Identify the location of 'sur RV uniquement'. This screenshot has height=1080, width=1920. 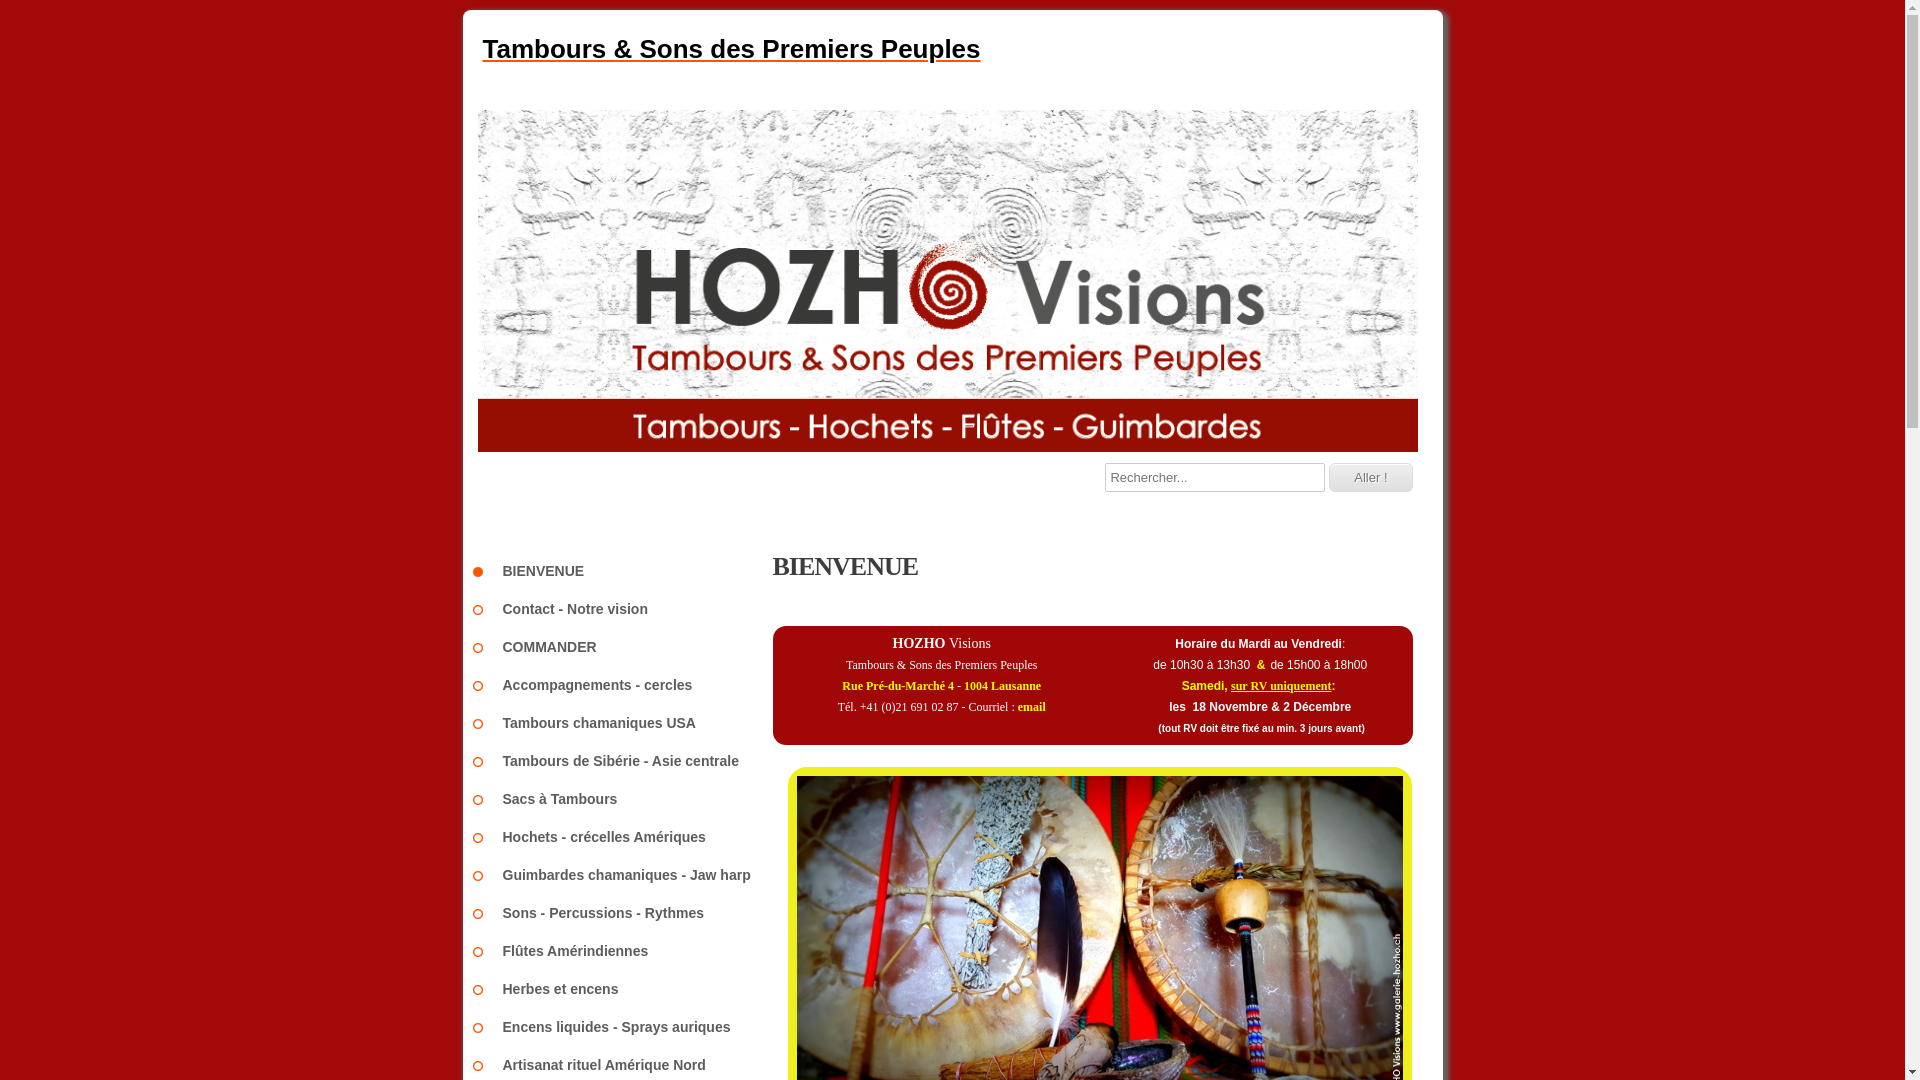
(1281, 685).